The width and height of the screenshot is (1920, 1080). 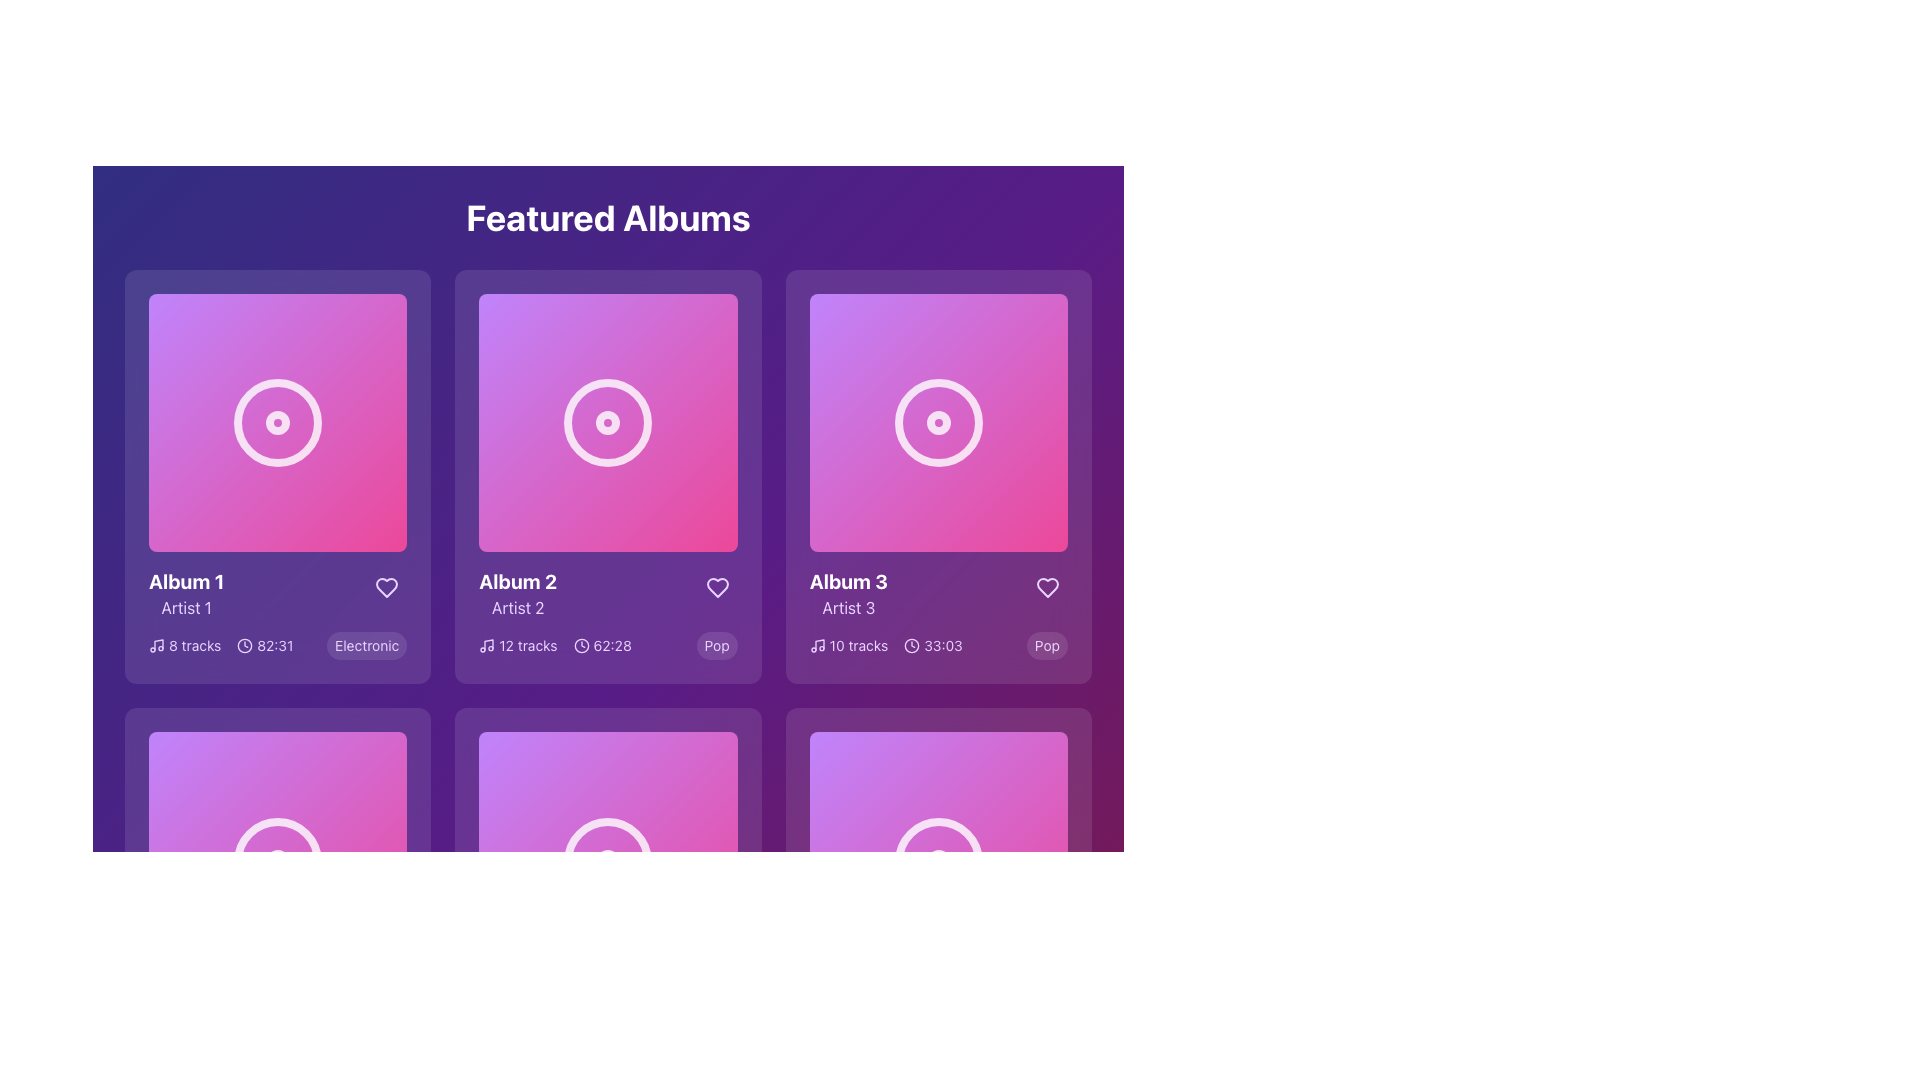 What do you see at coordinates (277, 860) in the screenshot?
I see `the graphic details of the Decorative album cover placeholder located in the second row, first column of the album entries grid, directly below 'Album 1'` at bounding box center [277, 860].